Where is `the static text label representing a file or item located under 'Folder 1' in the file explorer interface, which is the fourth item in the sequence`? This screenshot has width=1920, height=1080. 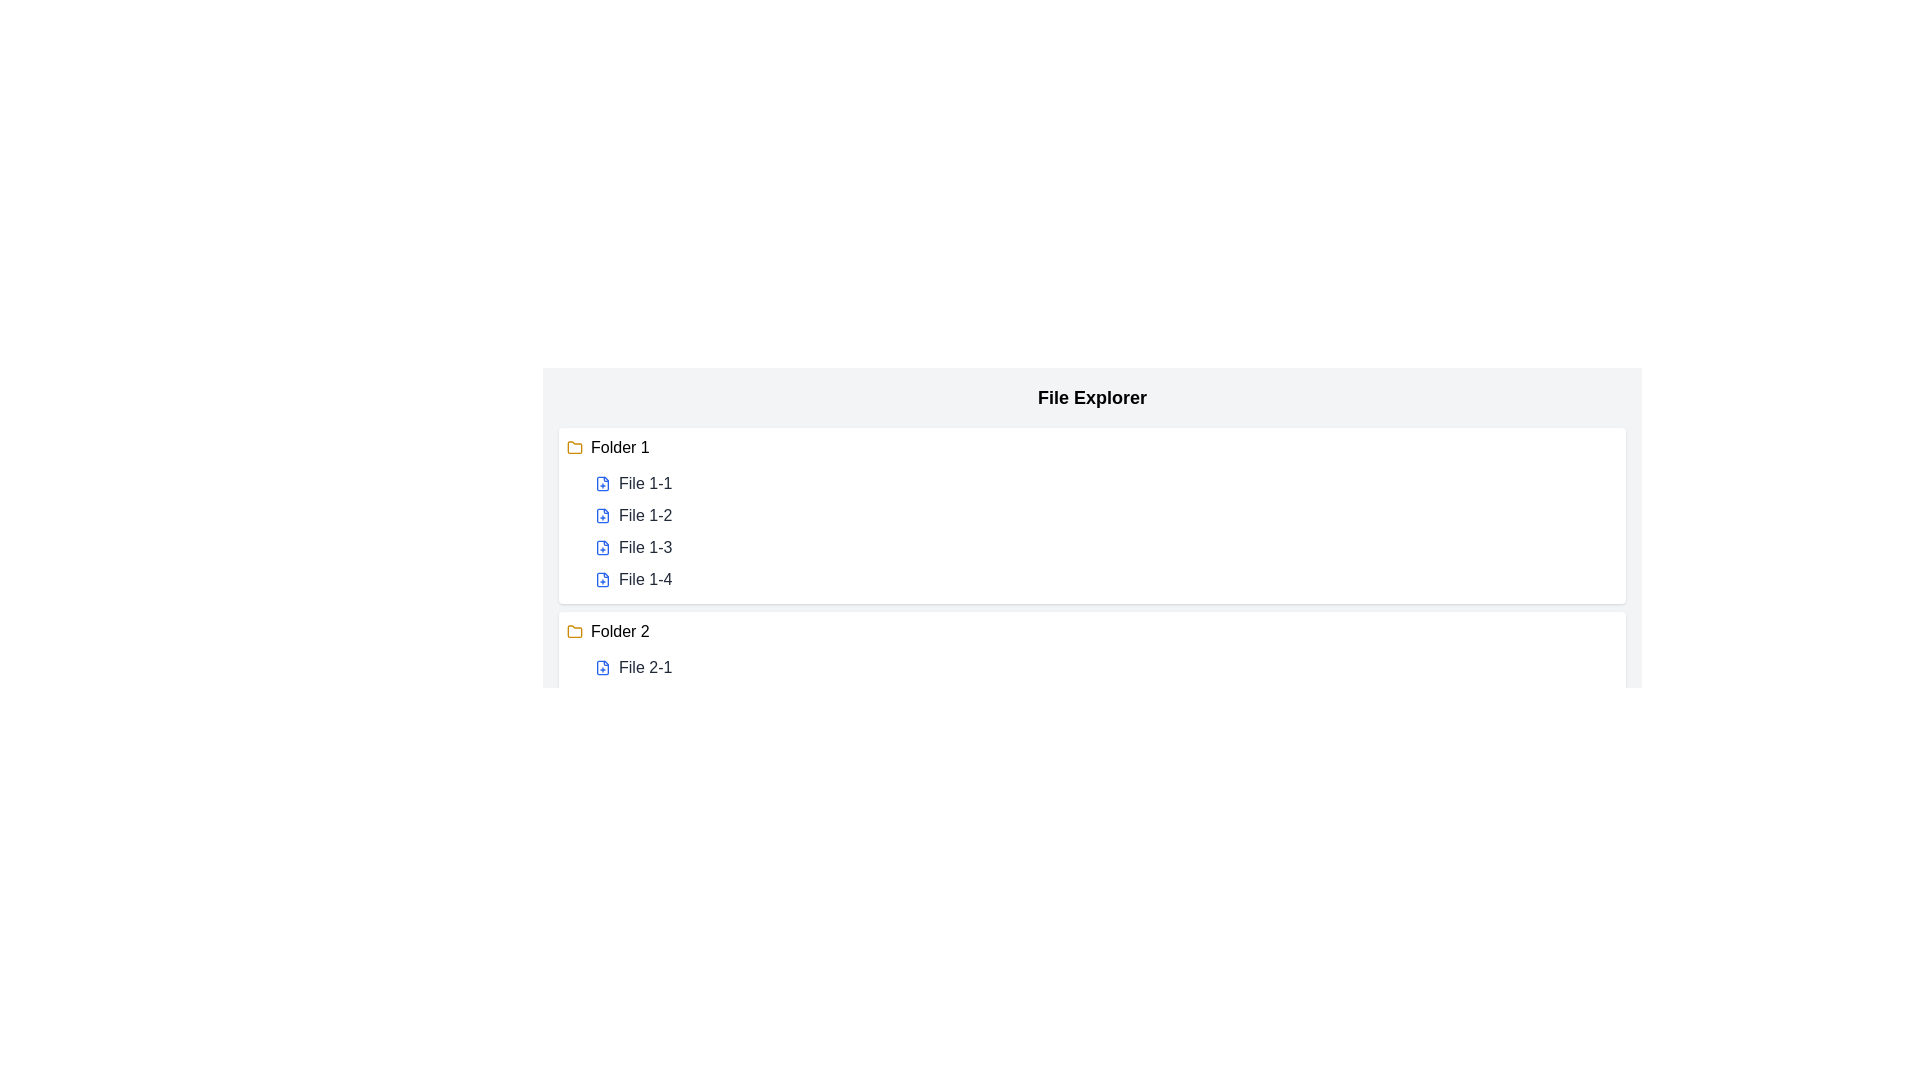 the static text label representing a file or item located under 'Folder 1' in the file explorer interface, which is the fourth item in the sequence is located at coordinates (645, 579).